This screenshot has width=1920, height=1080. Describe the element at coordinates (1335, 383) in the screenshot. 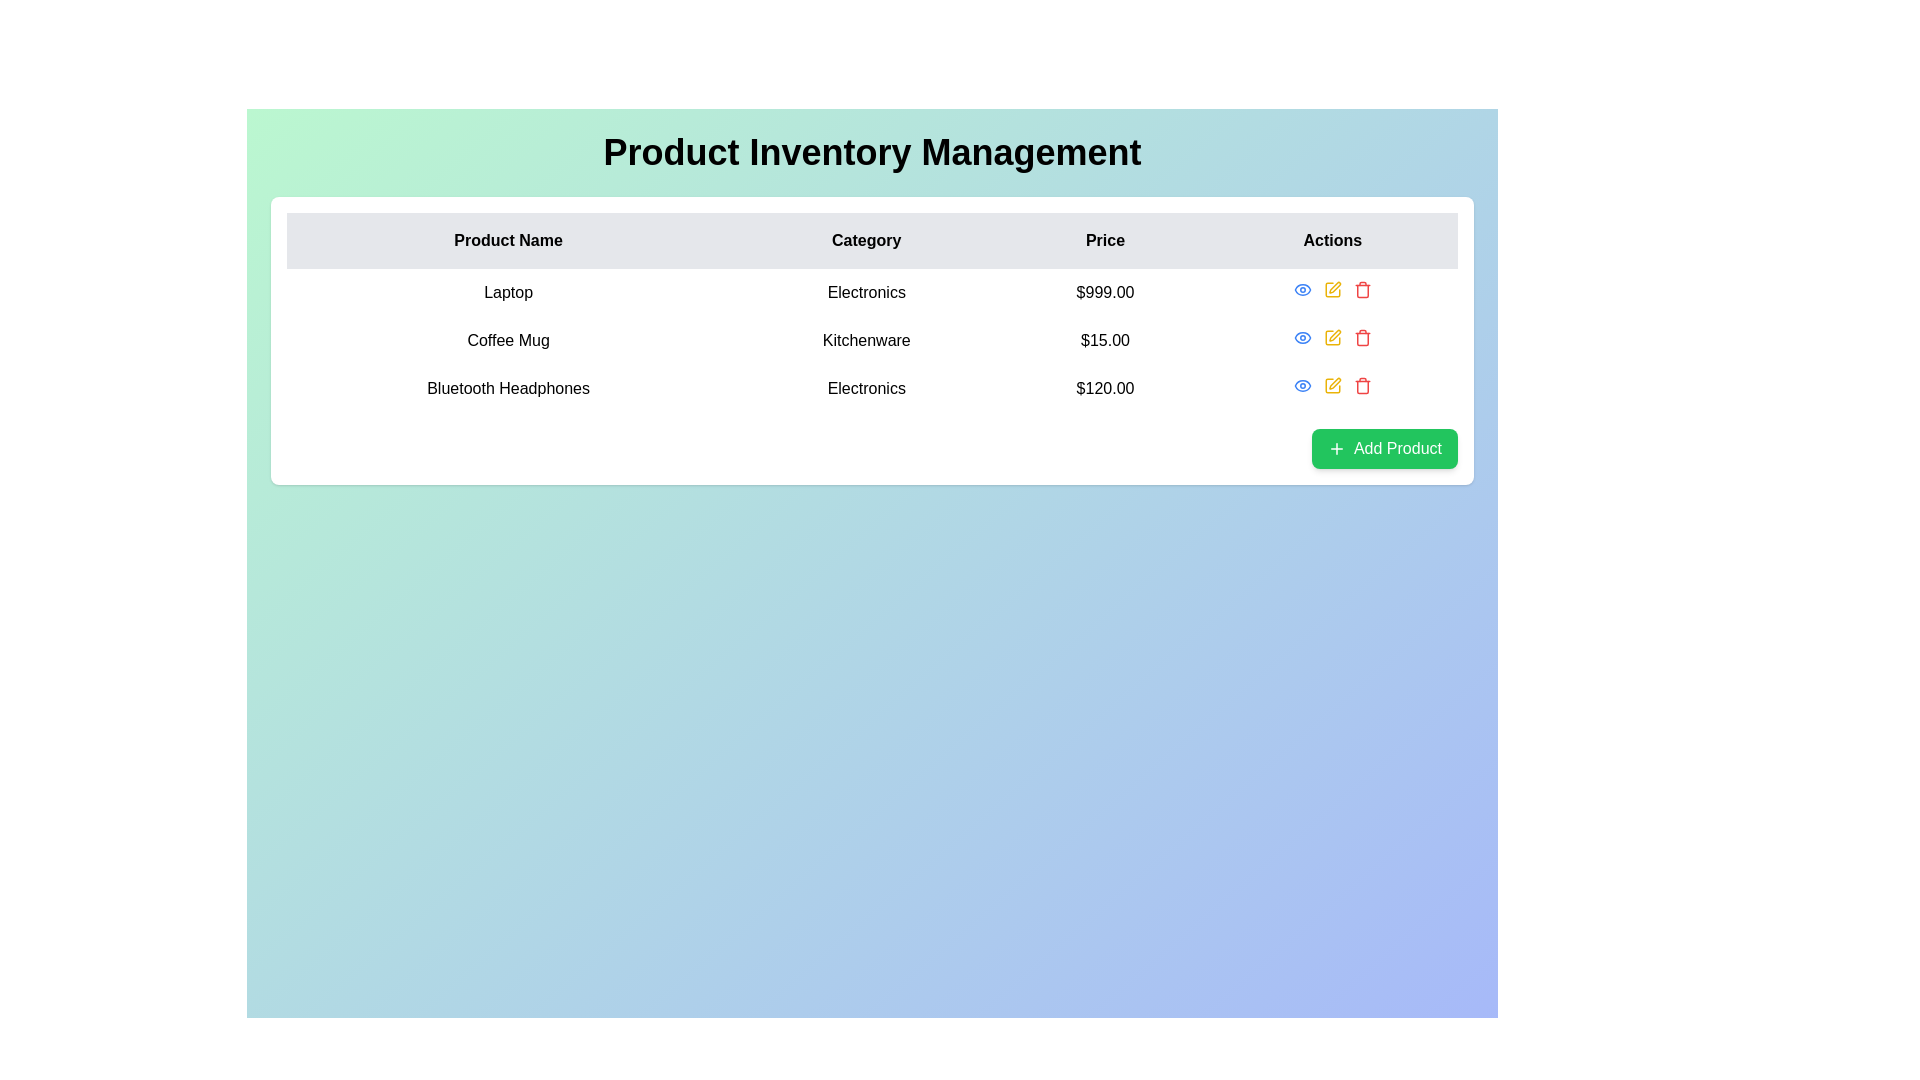

I see `the pen-shaped icon button, which is the second icon in the row of actions for the product 'Bluetooth Headphones'` at that location.